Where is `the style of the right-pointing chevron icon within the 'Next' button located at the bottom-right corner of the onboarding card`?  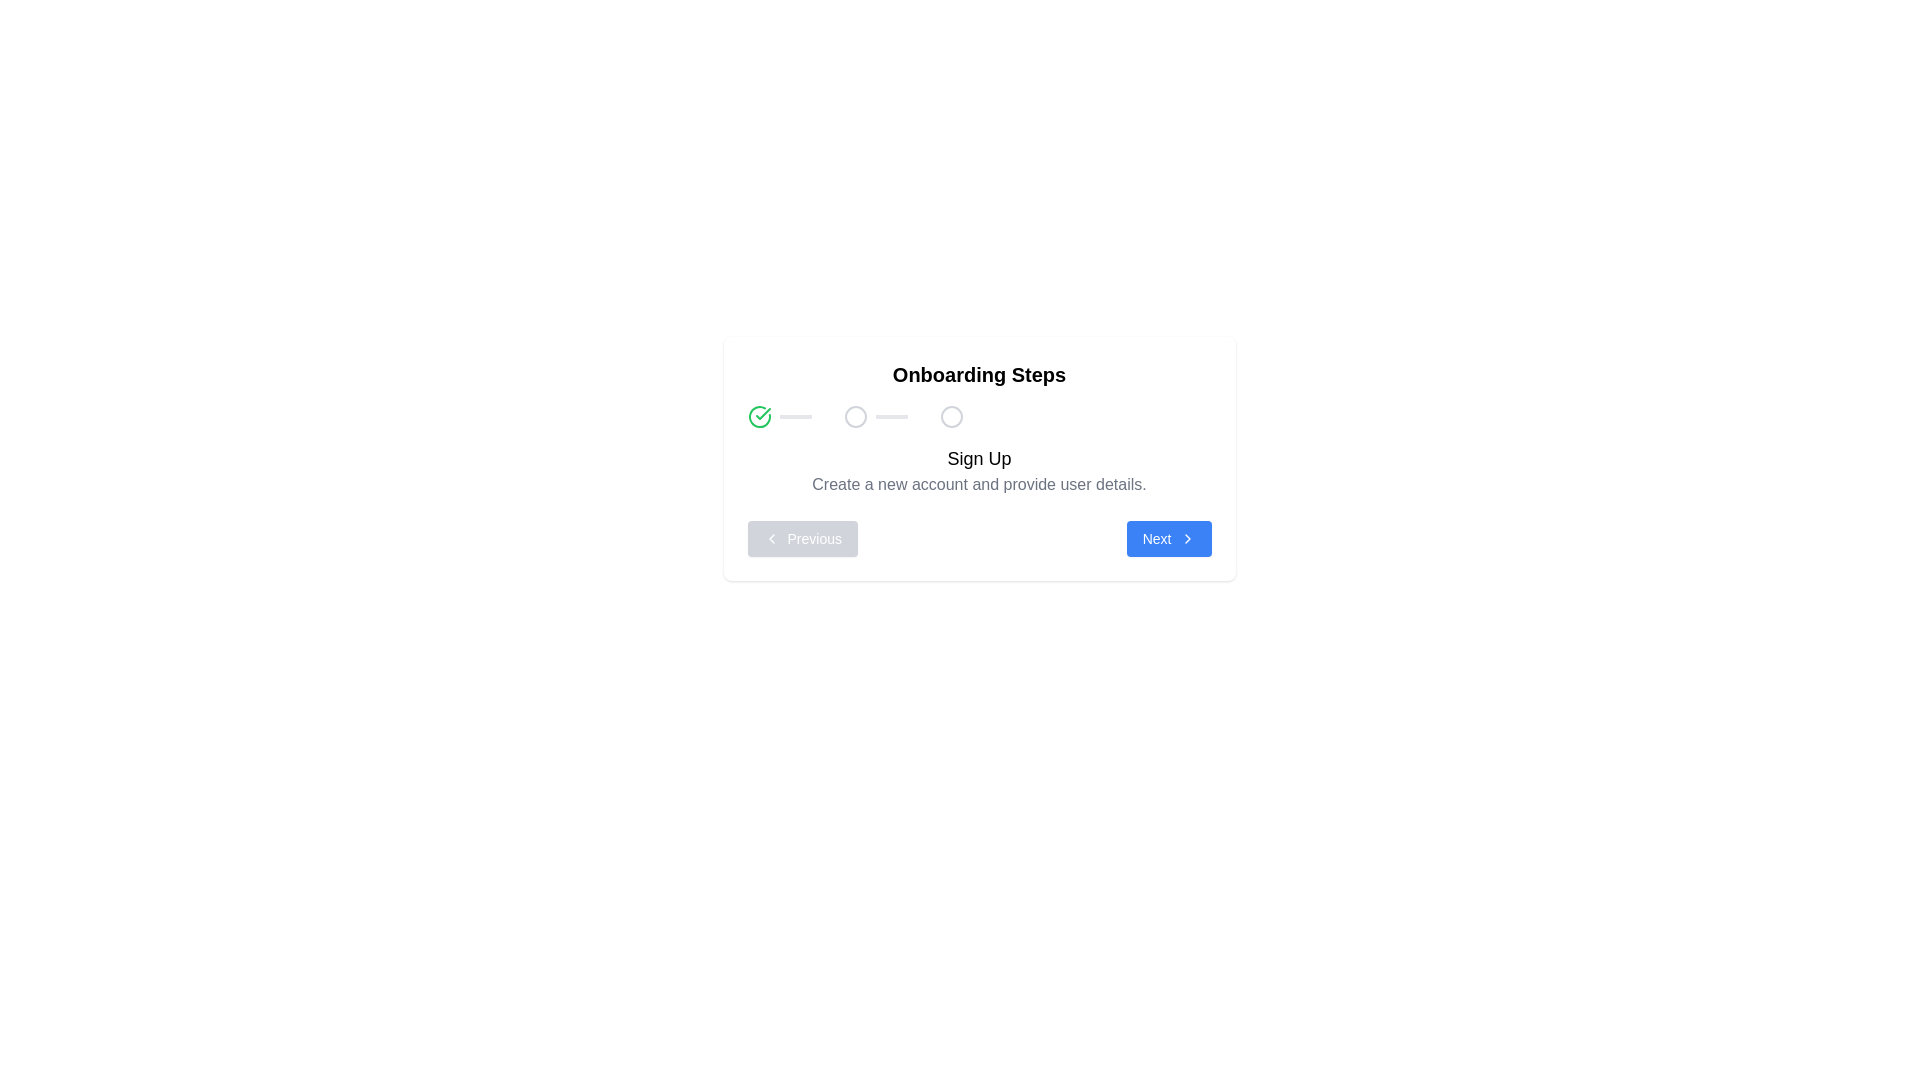
the style of the right-pointing chevron icon within the 'Next' button located at the bottom-right corner of the onboarding card is located at coordinates (1187, 538).